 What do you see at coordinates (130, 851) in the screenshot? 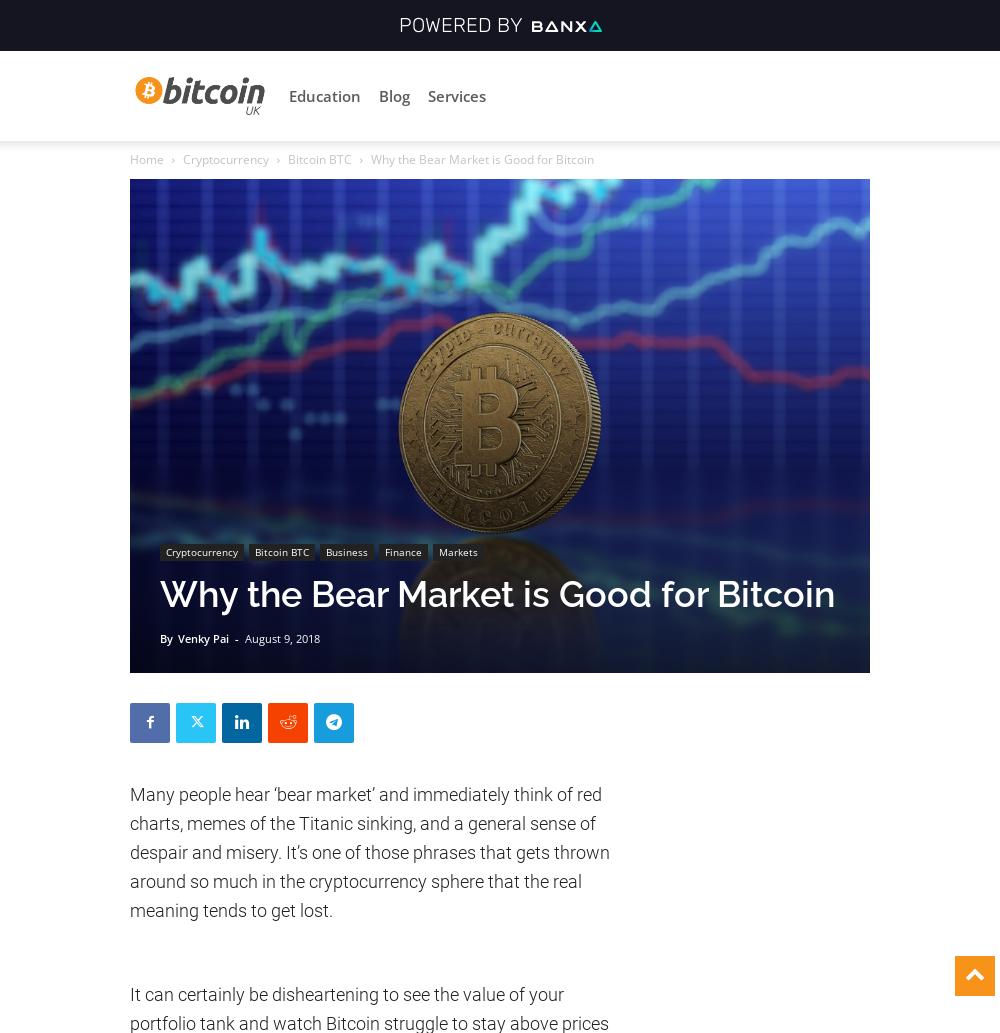
I see `'Many people hear ‘bear market’ and immediately think of red charts, memes of the Titanic sinking, and a general sense of despair and misery. It’s one of those phrases that gets thrown around so much in the cryptocurrency sphere that the real meaning tends to get lost.'` at bounding box center [130, 851].